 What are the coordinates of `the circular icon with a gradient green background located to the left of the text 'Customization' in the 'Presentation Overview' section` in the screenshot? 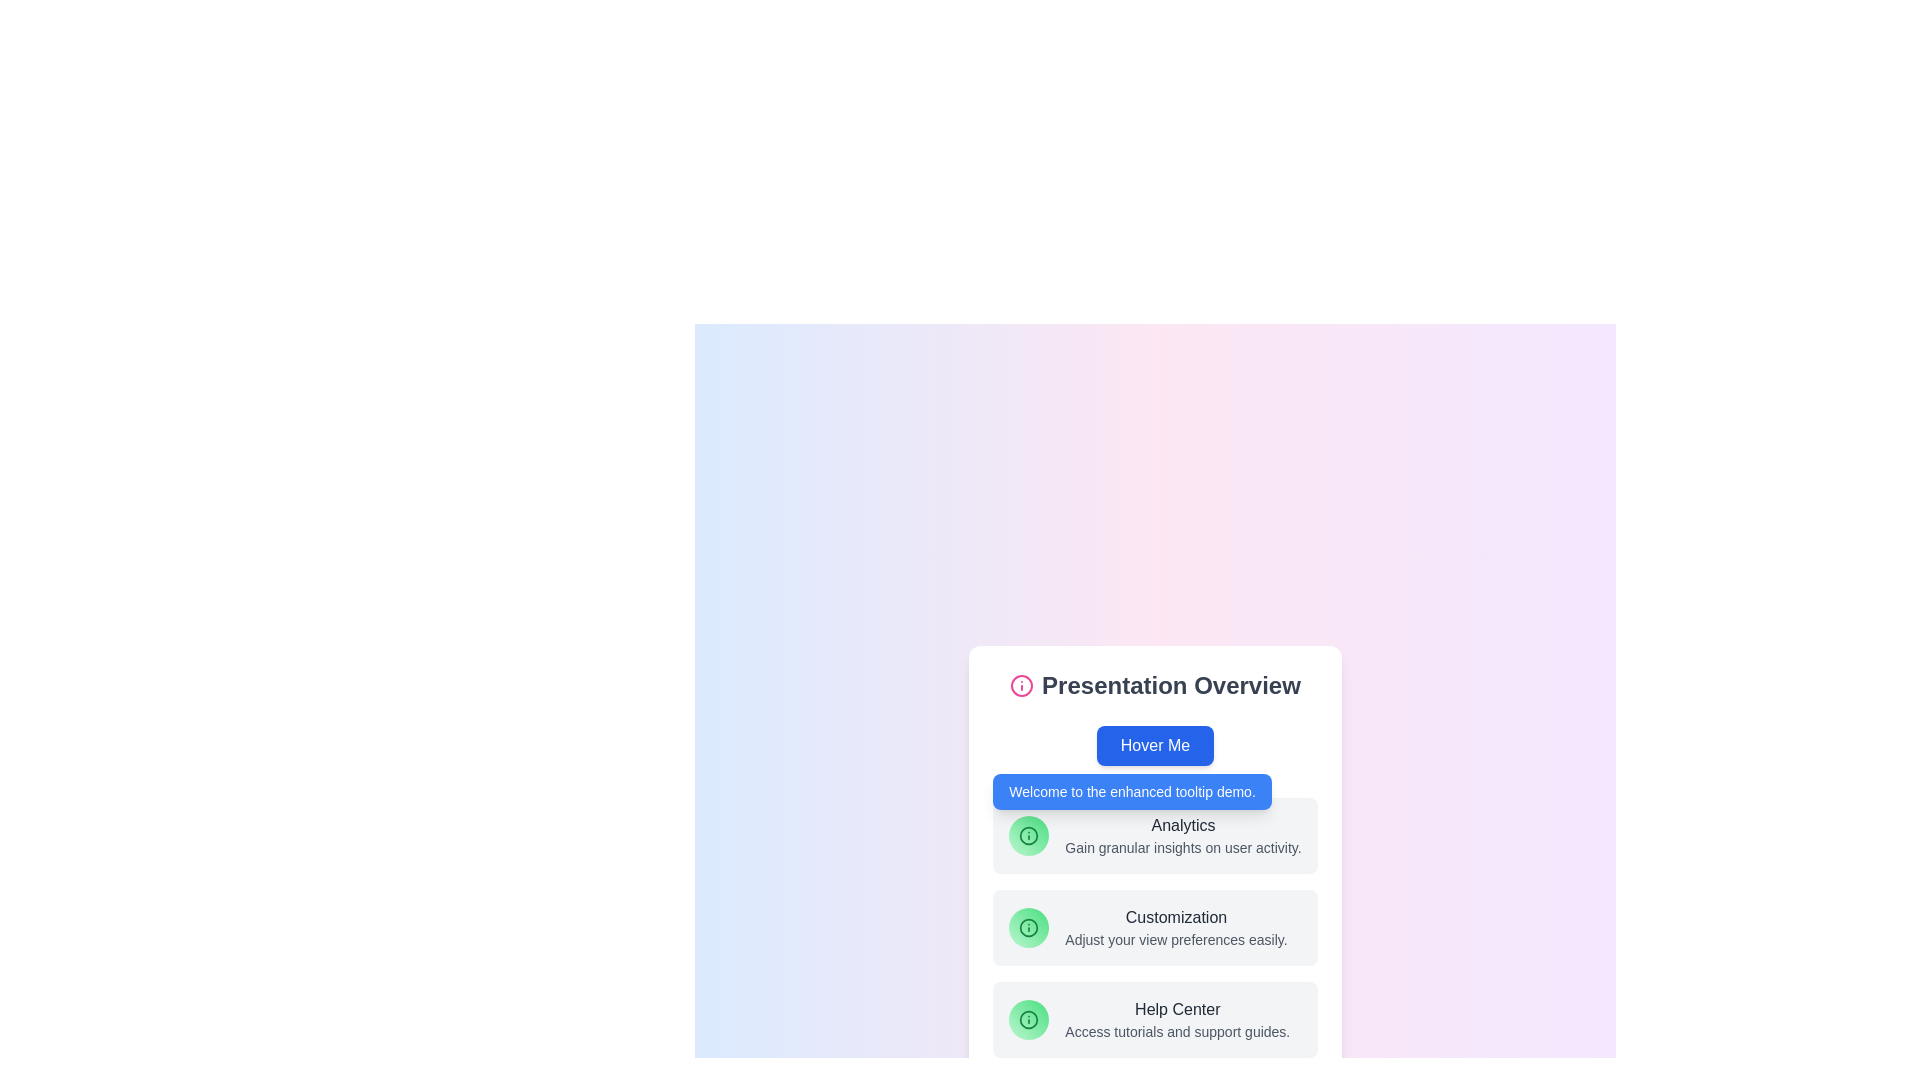 It's located at (1029, 928).